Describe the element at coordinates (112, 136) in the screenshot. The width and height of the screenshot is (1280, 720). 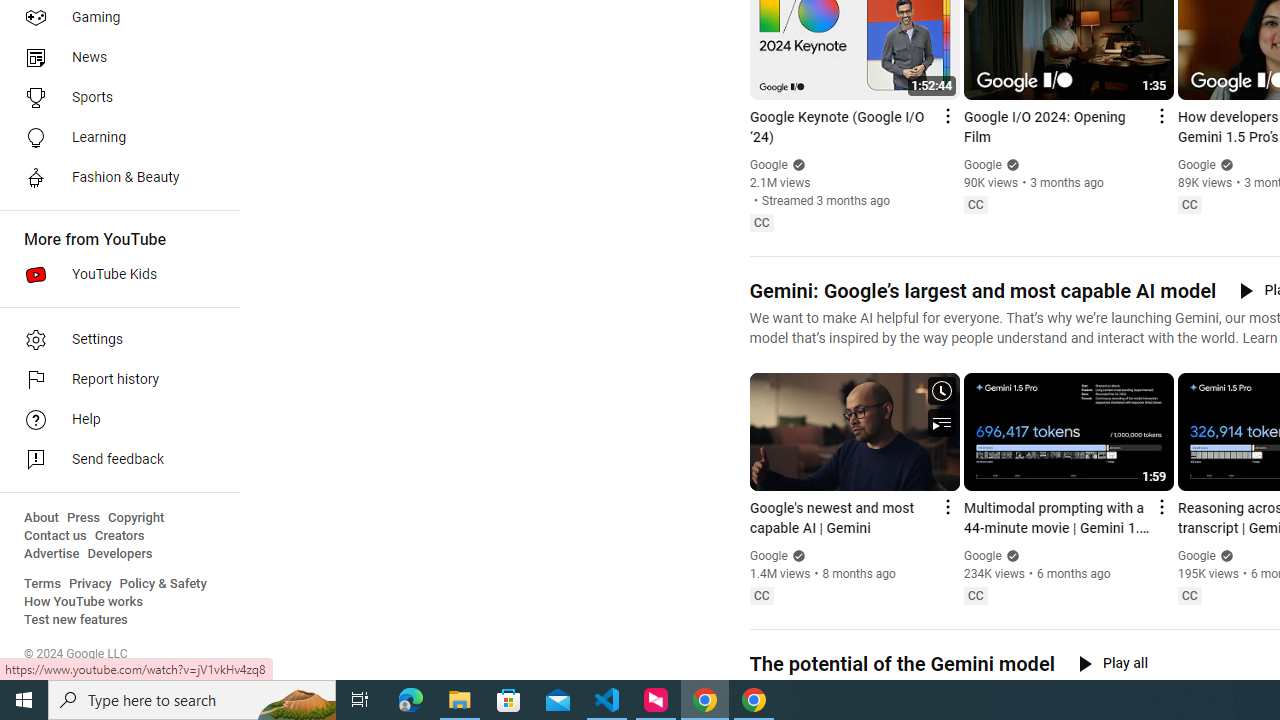
I see `'Learning'` at that location.